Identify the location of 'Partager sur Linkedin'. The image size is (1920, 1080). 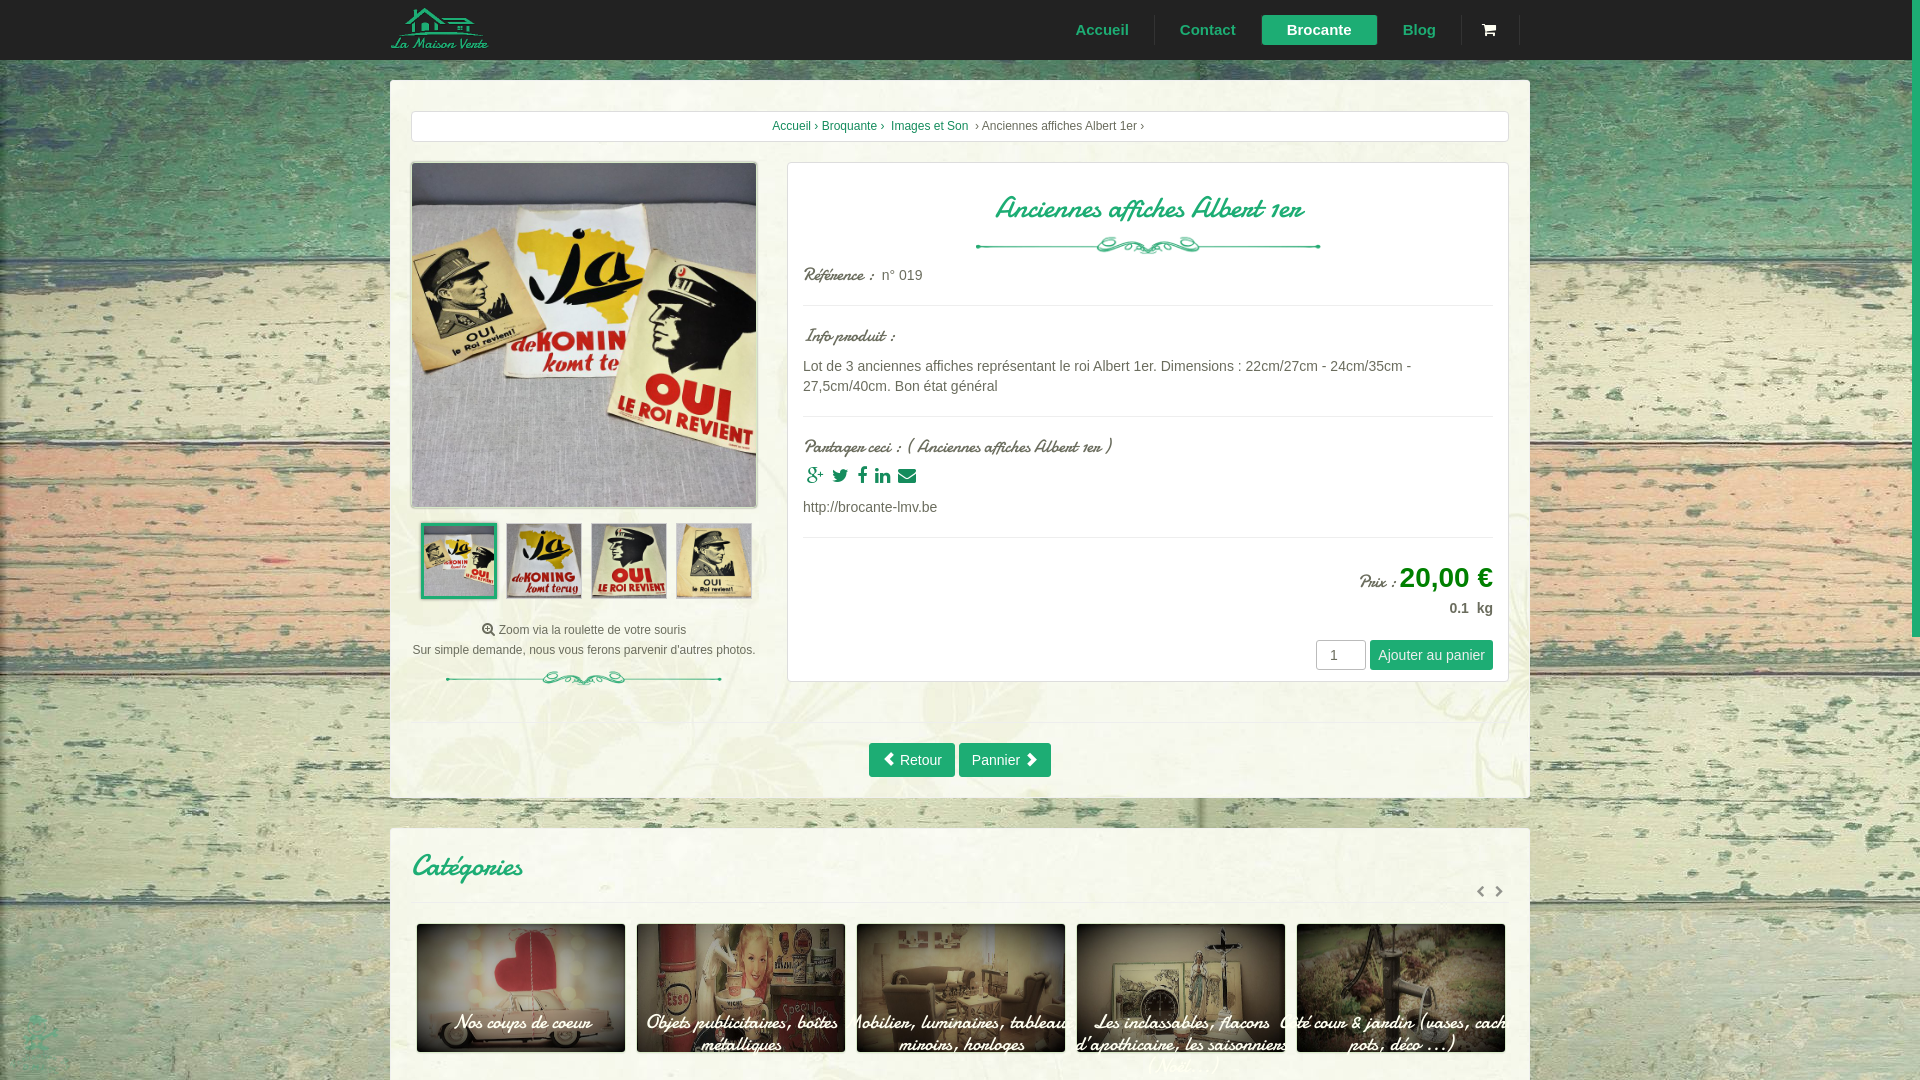
(881, 476).